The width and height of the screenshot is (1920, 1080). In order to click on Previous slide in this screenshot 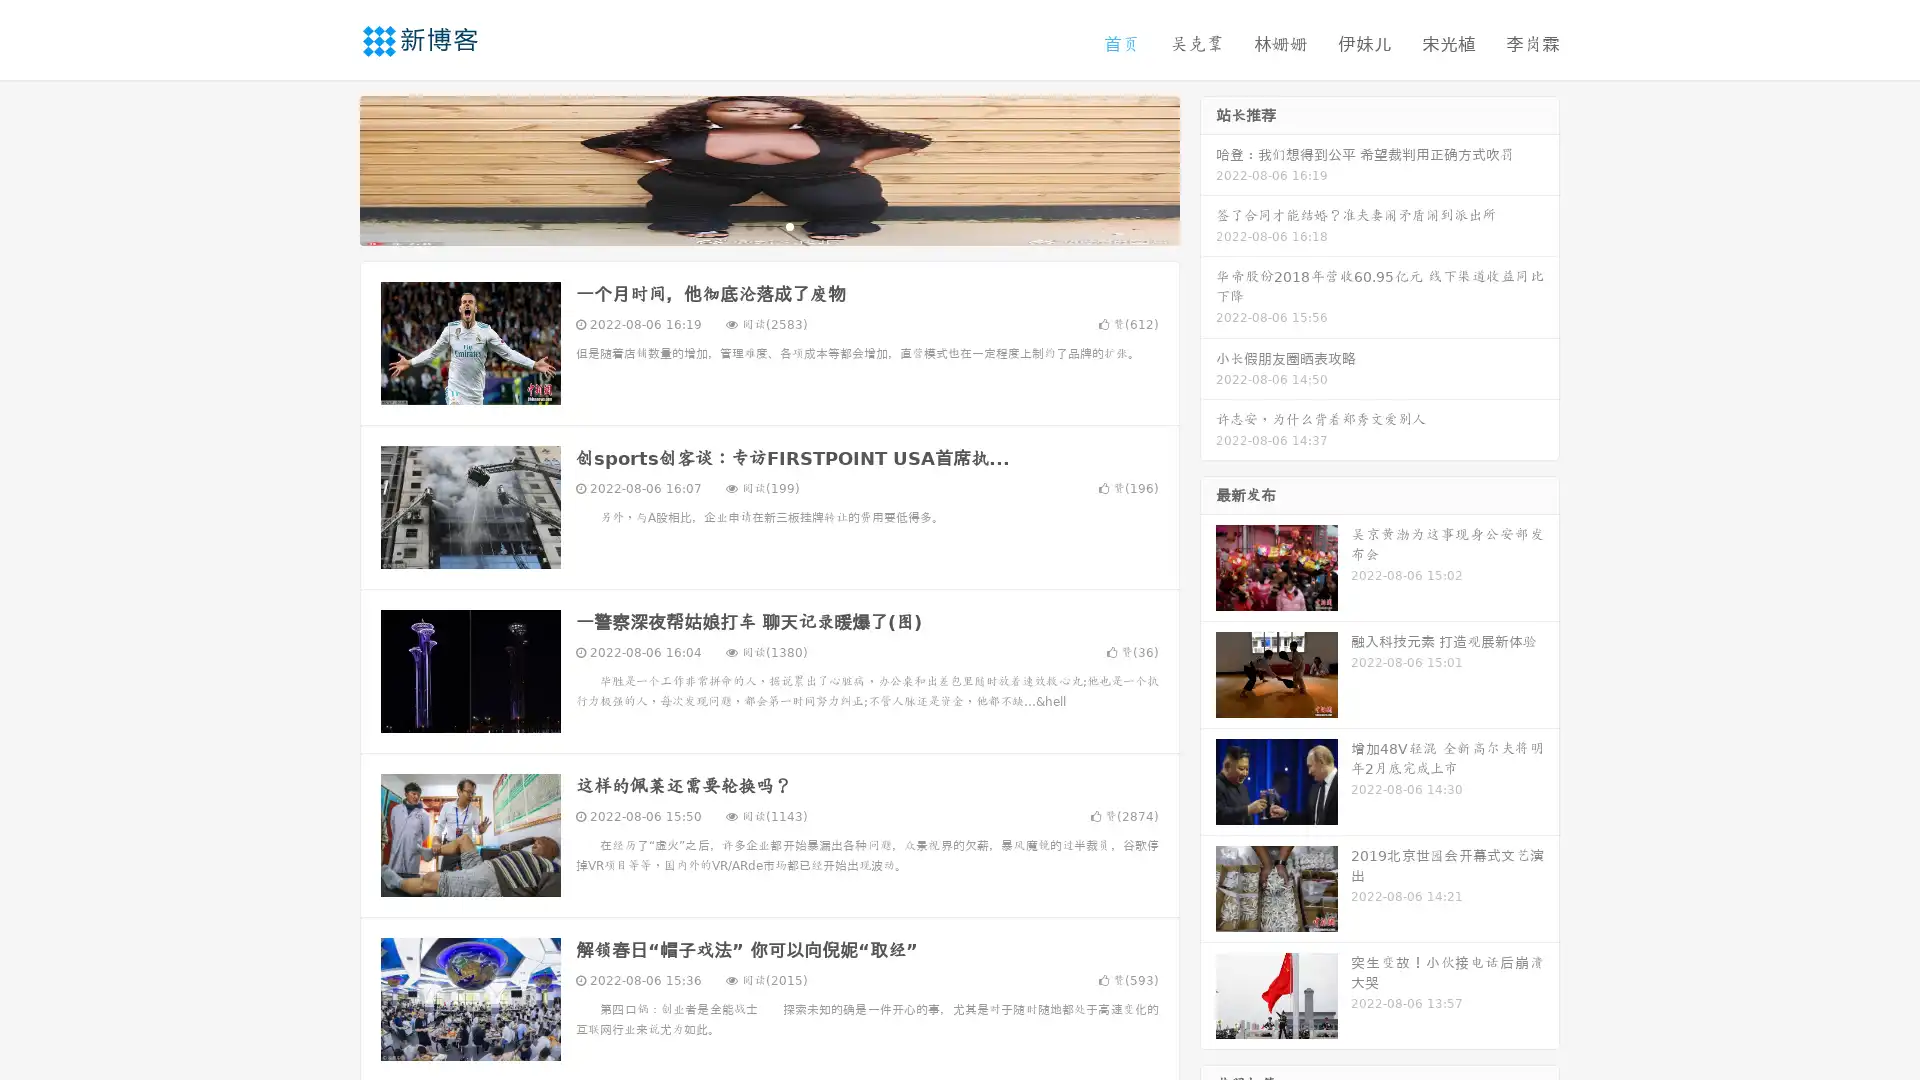, I will do `click(330, 168)`.